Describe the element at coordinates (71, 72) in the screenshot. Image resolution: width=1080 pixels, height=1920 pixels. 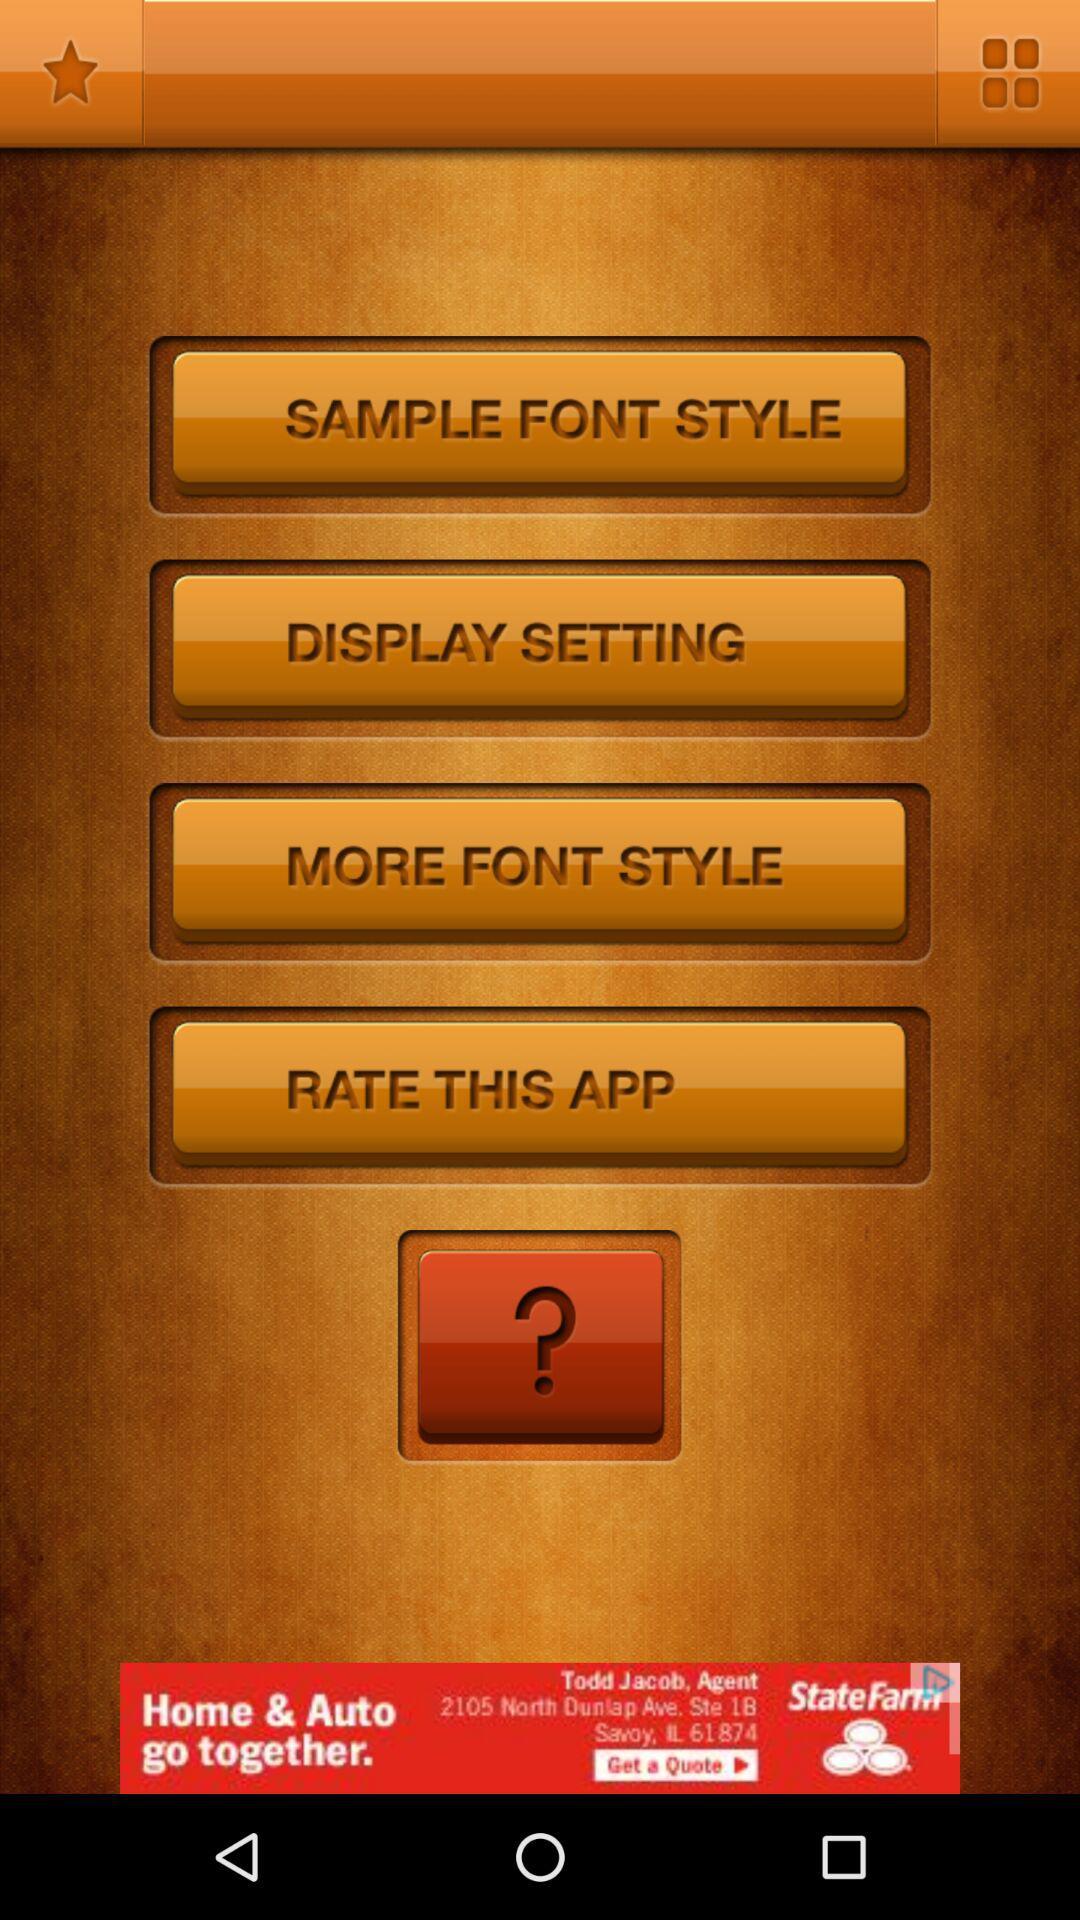
I see `saved options and selections` at that location.